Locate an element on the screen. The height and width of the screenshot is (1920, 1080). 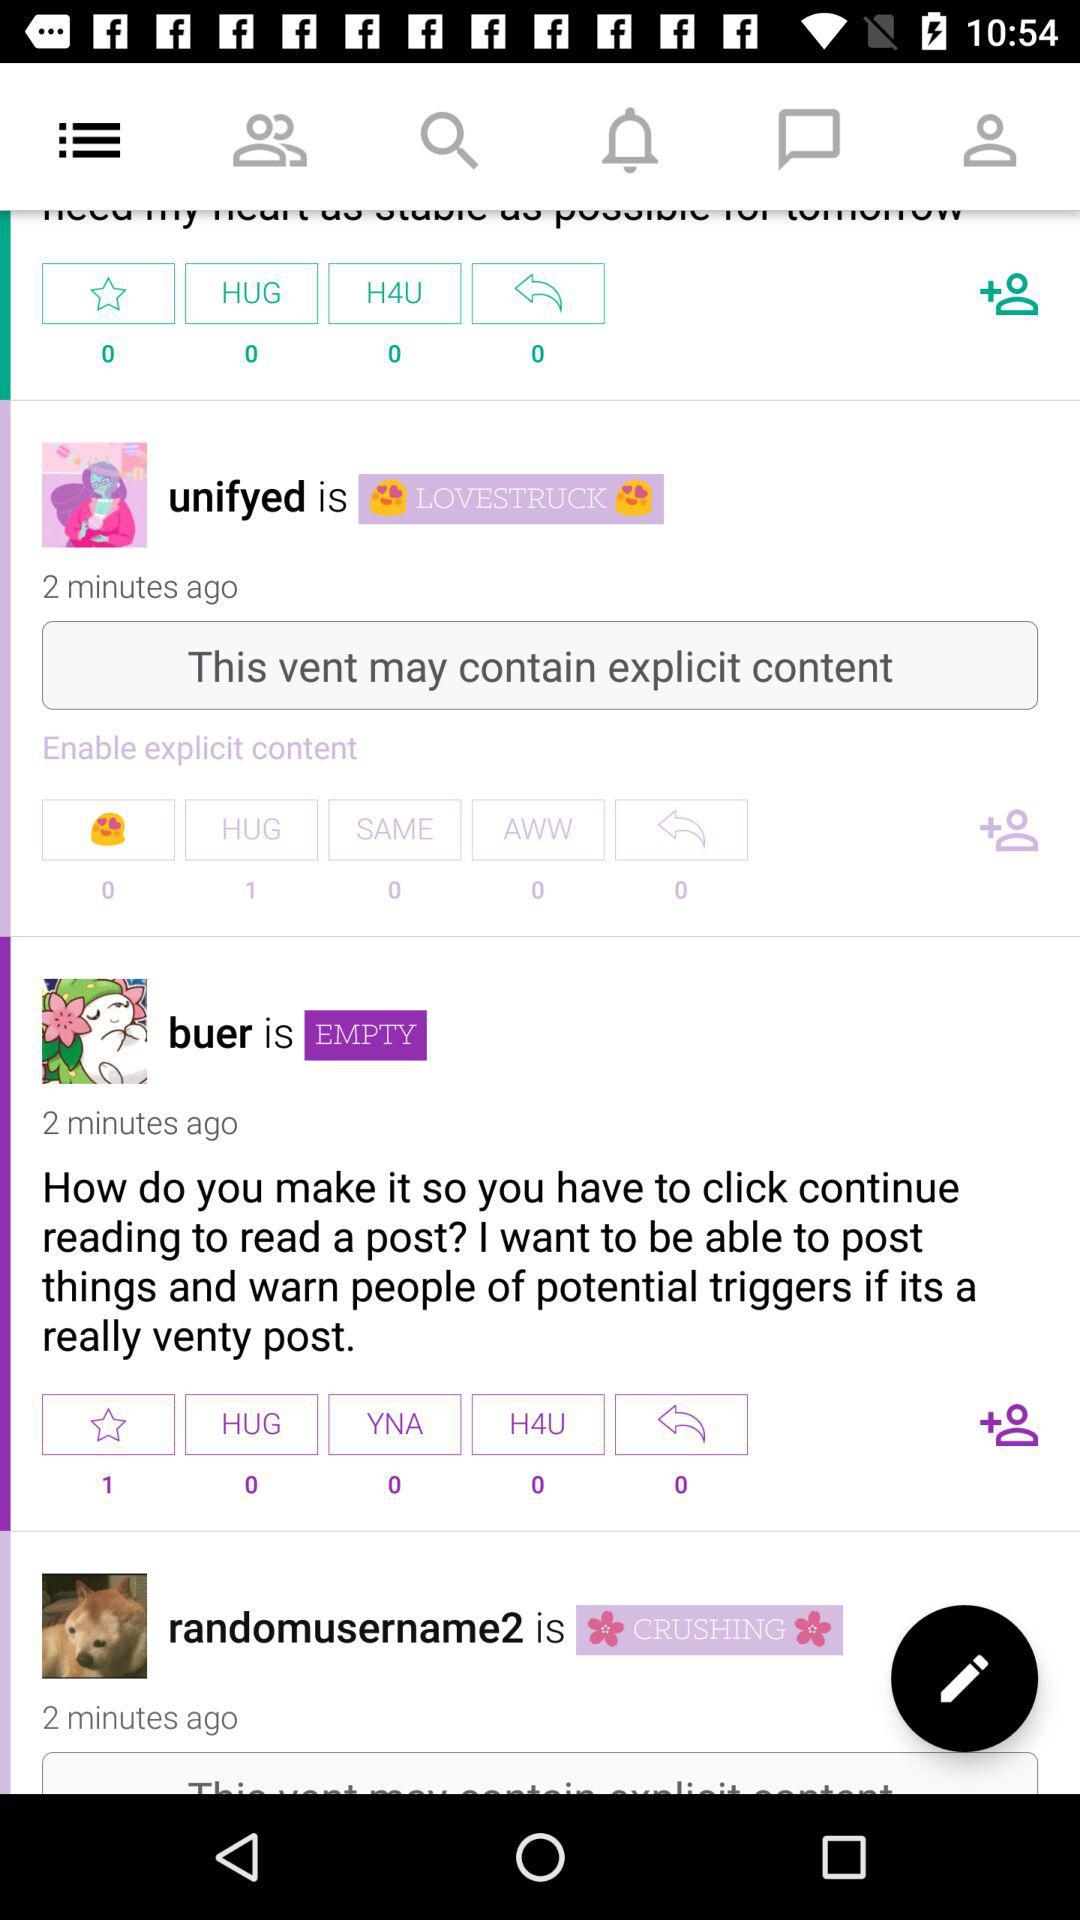
the edit icon is located at coordinates (963, 1678).